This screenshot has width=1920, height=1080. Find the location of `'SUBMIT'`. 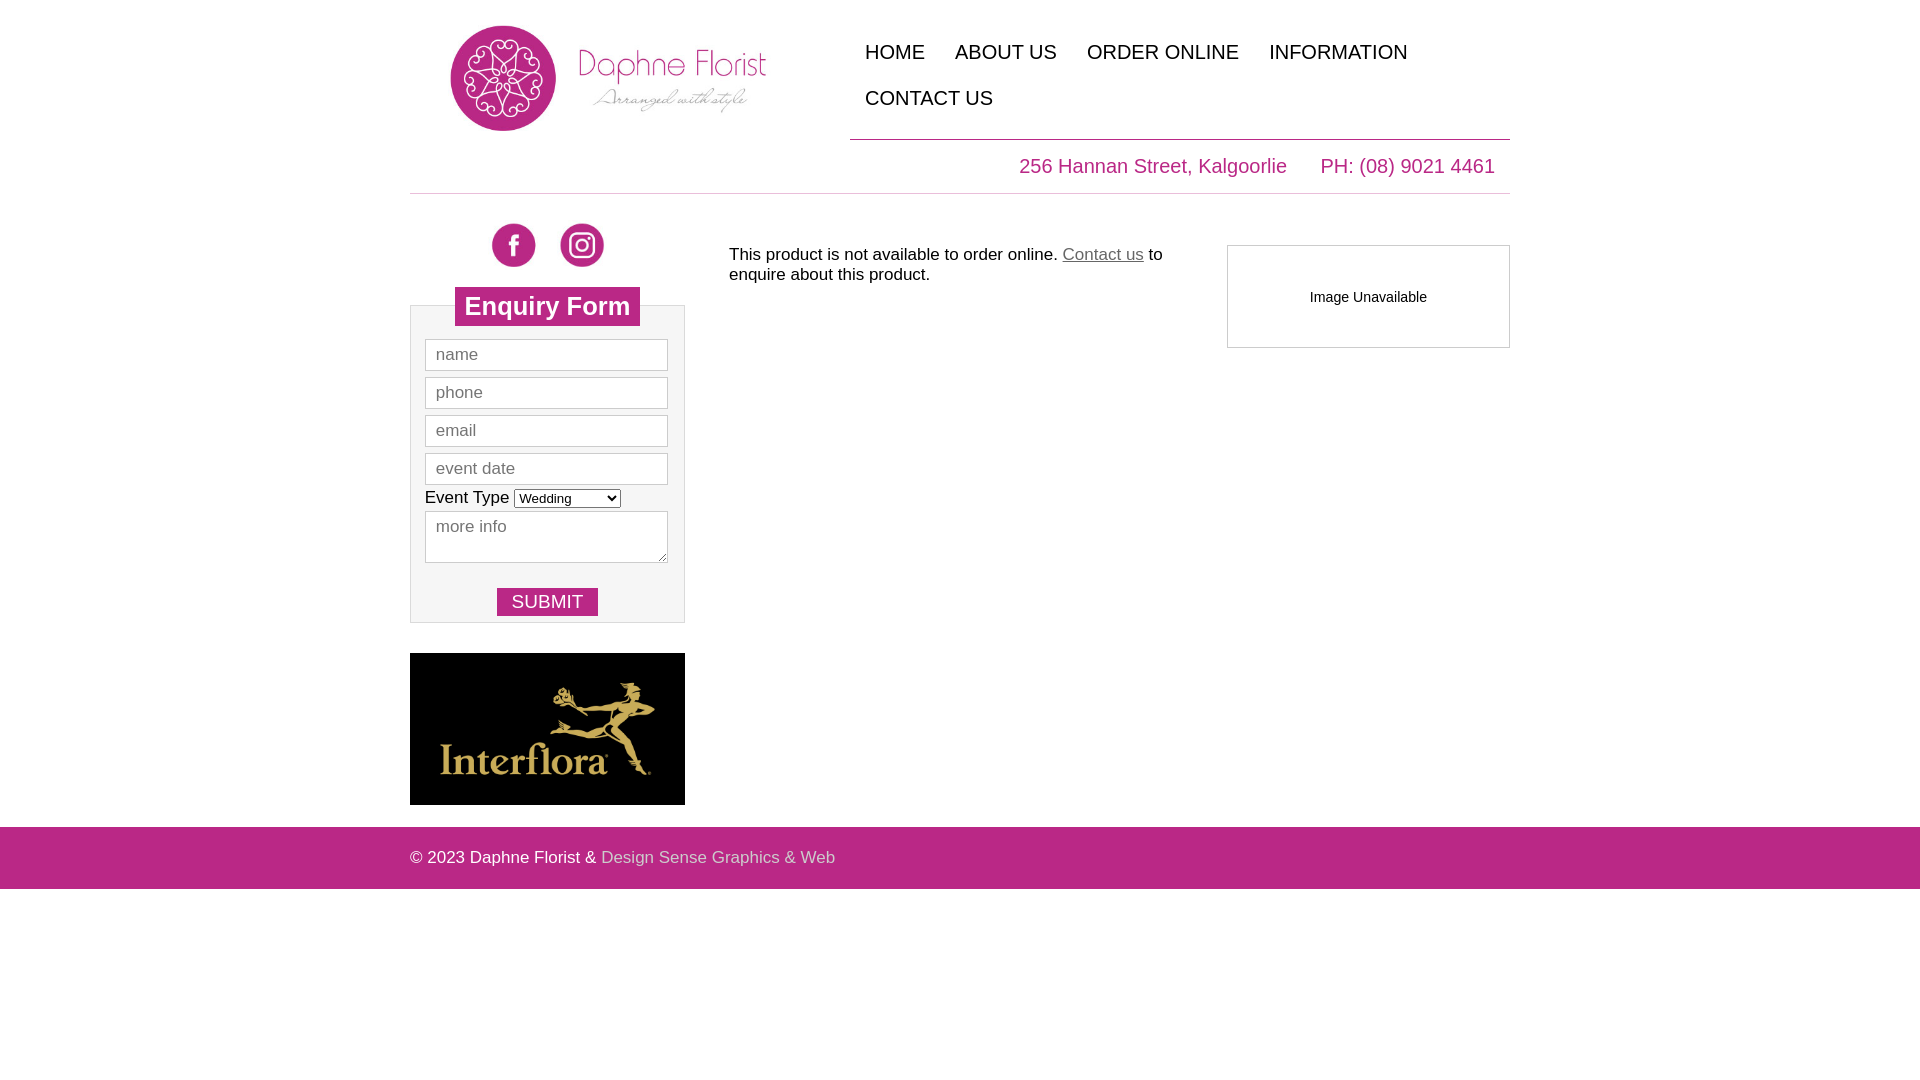

'SUBMIT' is located at coordinates (497, 600).